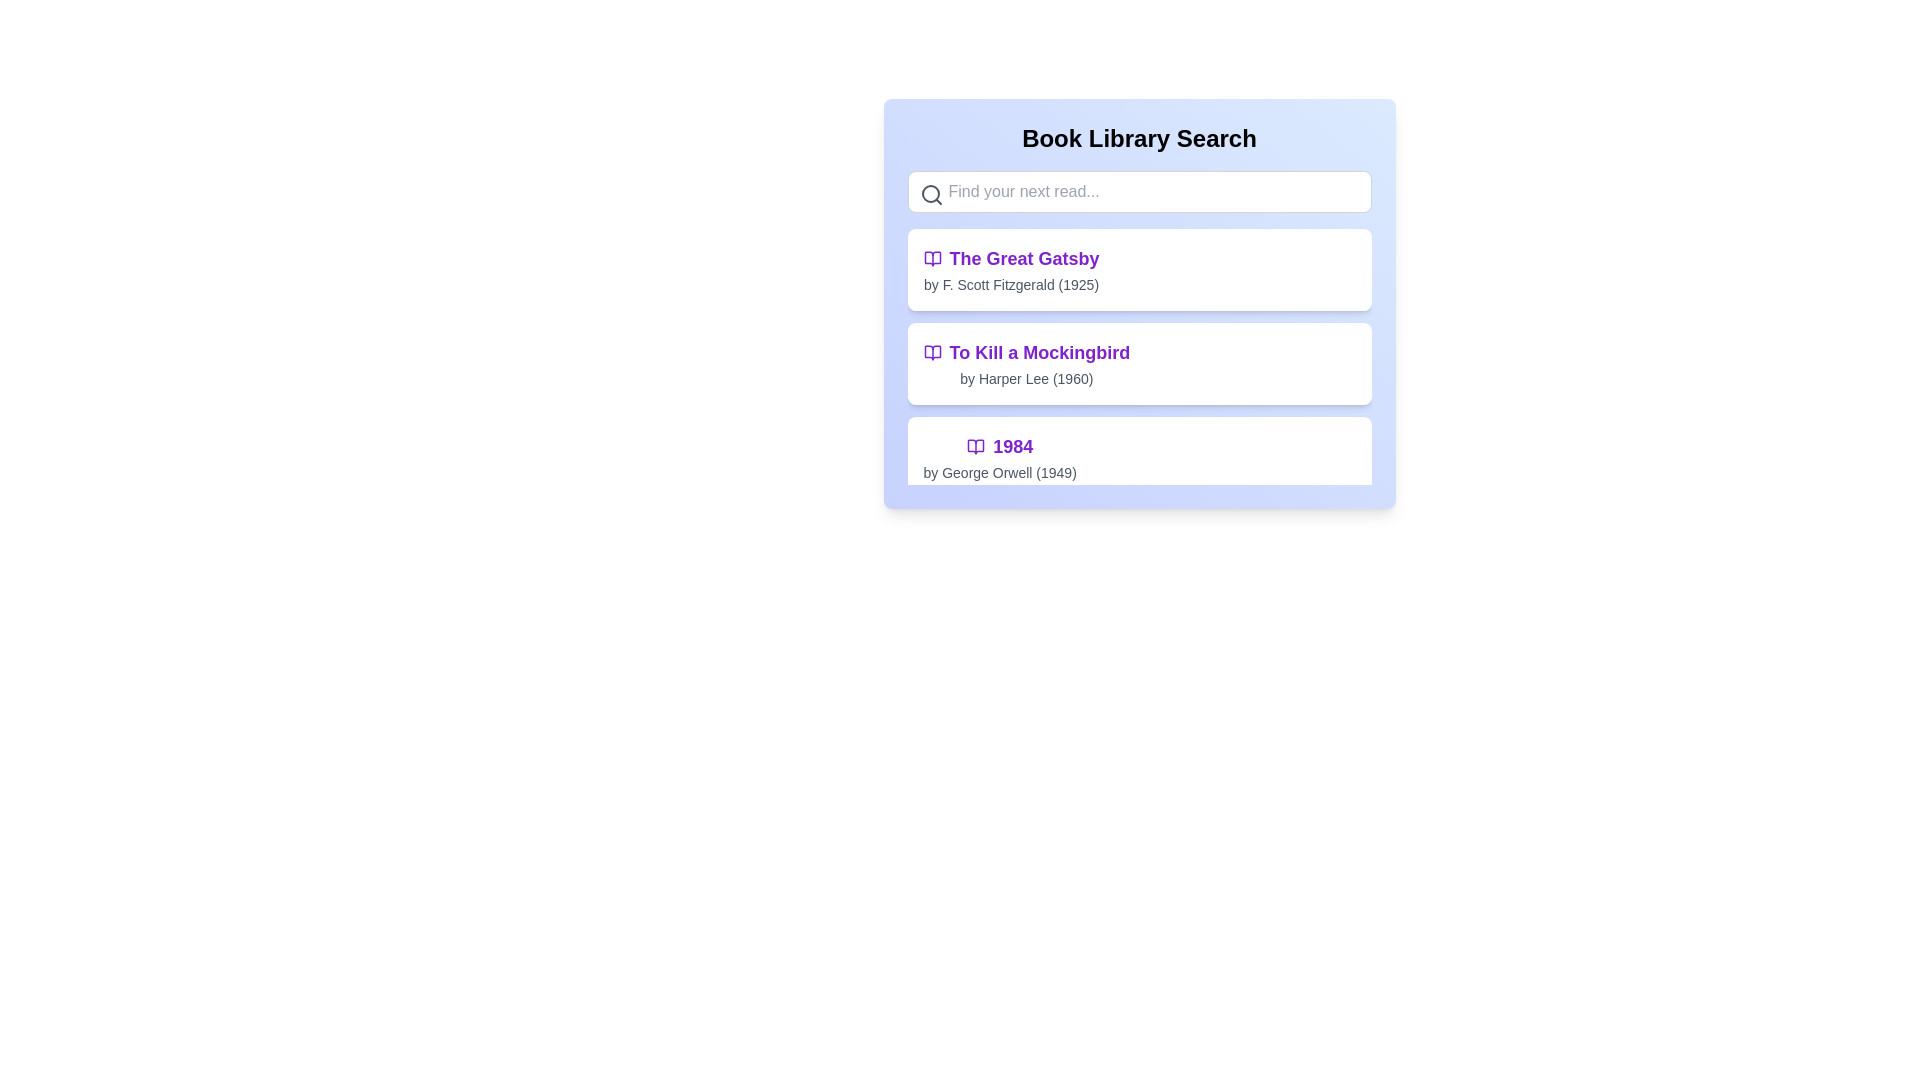  Describe the element at coordinates (1000, 473) in the screenshot. I see `the text label providing additional information about the book '1984', which is located directly beneath the main title in the fourth listing of a vertical stack of items` at that location.